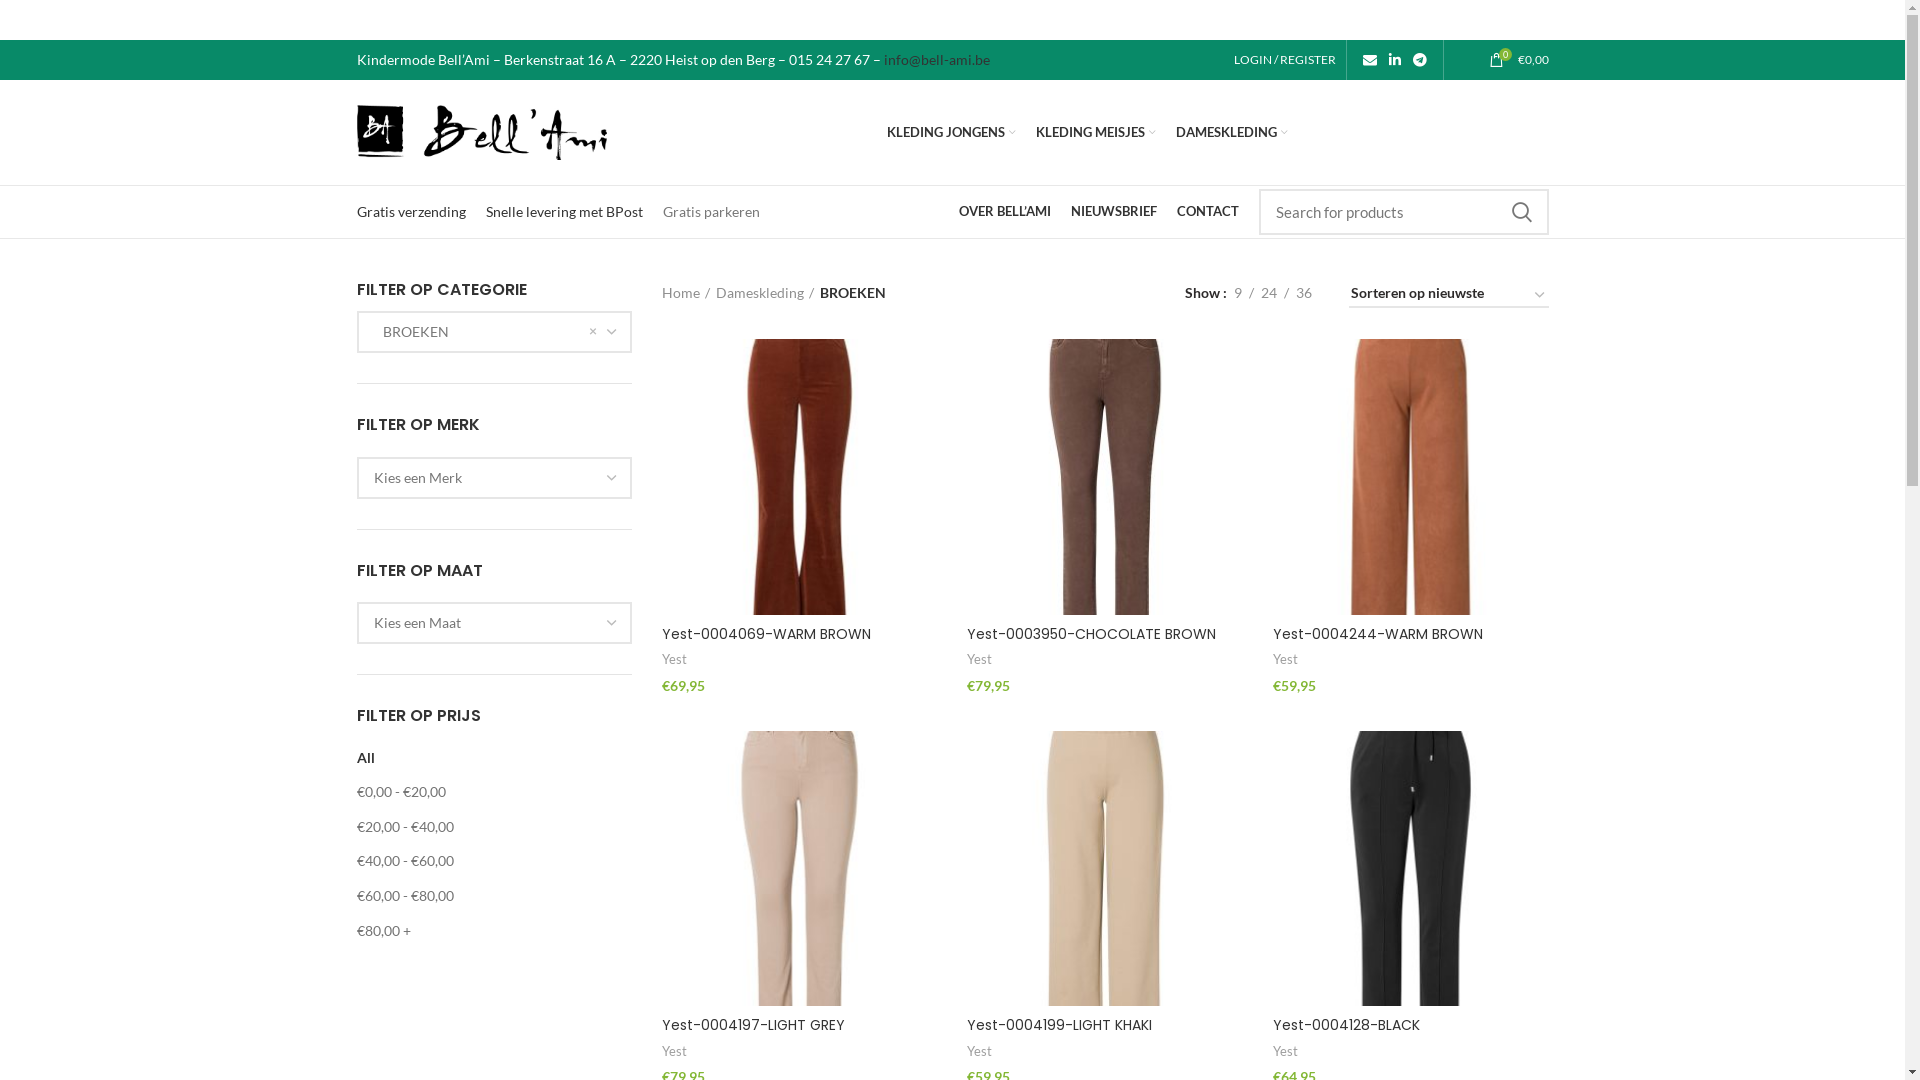 Image resolution: width=1920 pixels, height=1080 pixels. What do you see at coordinates (355, 211) in the screenshot?
I see `'Gratis verzending'` at bounding box center [355, 211].